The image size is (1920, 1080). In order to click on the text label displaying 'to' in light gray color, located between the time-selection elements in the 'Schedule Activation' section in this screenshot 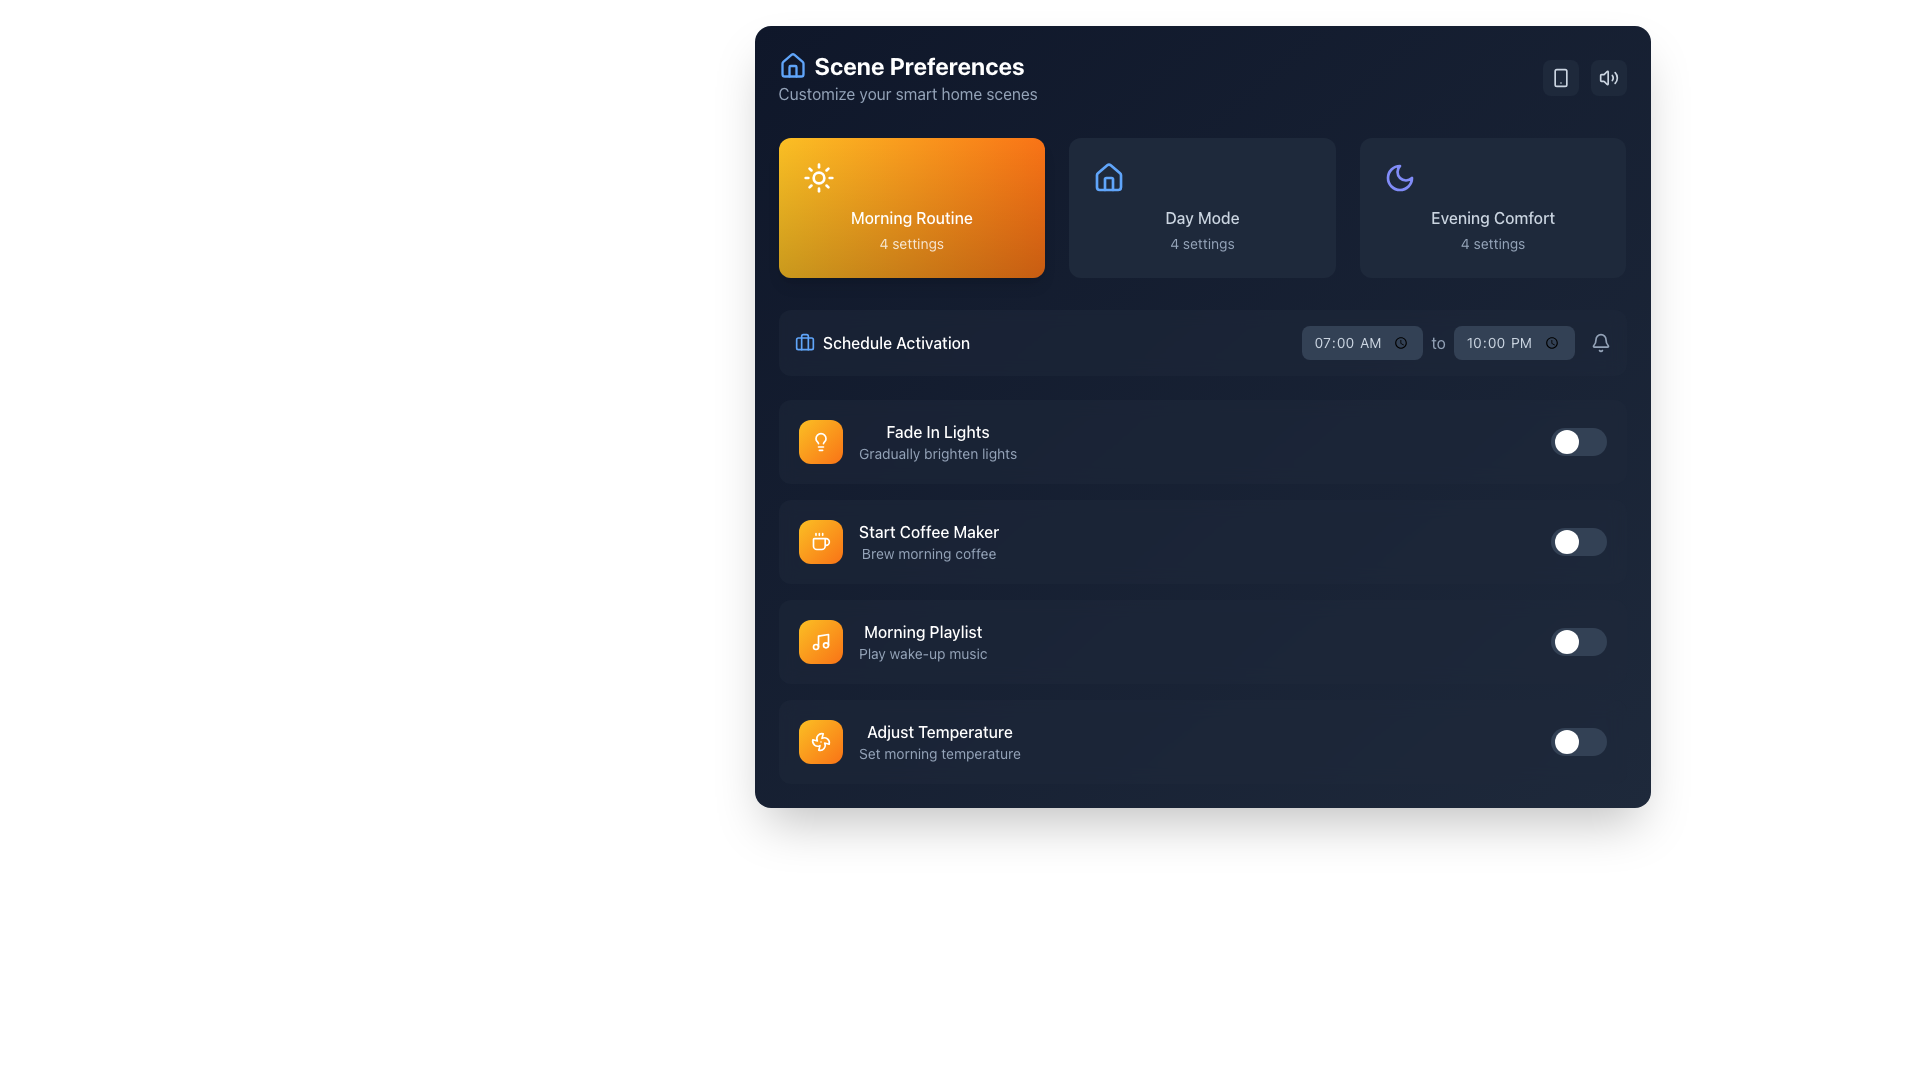, I will do `click(1437, 342)`.